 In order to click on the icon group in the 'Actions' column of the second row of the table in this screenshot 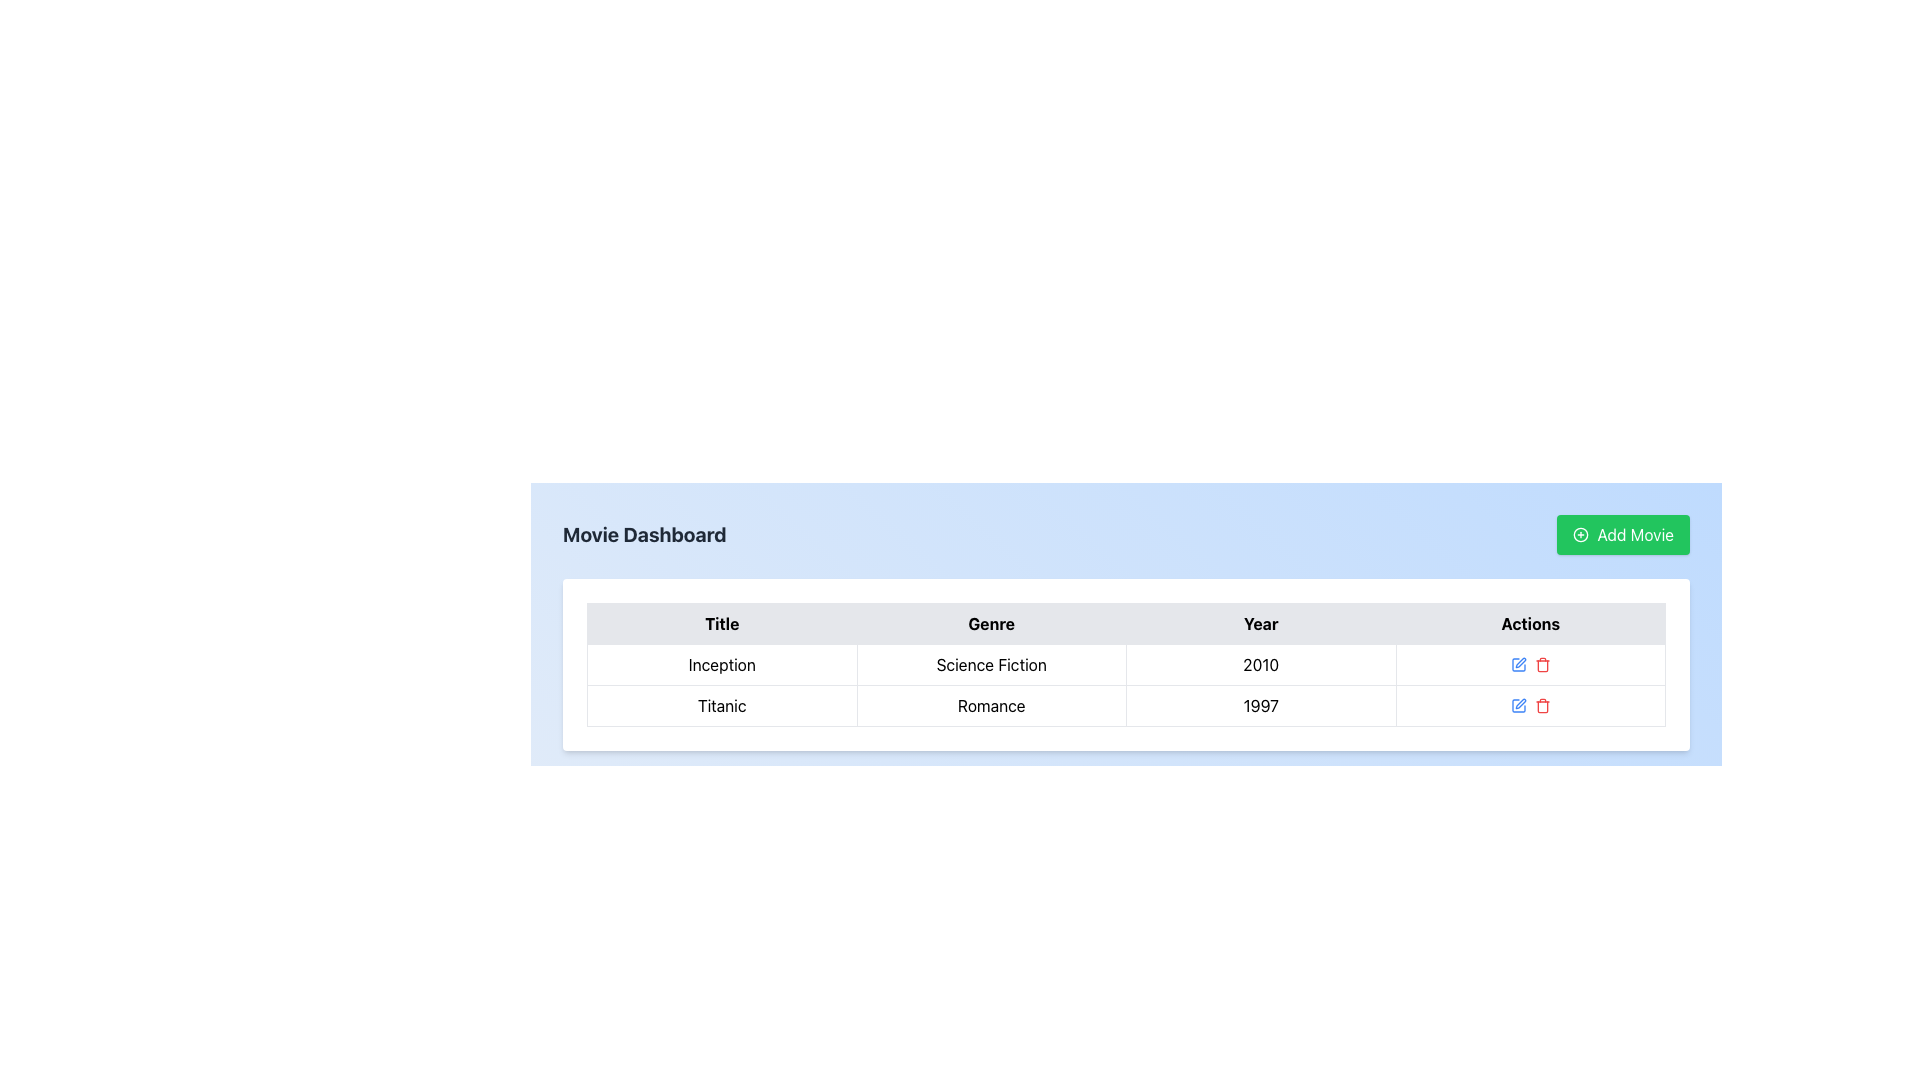, I will do `click(1529, 704)`.